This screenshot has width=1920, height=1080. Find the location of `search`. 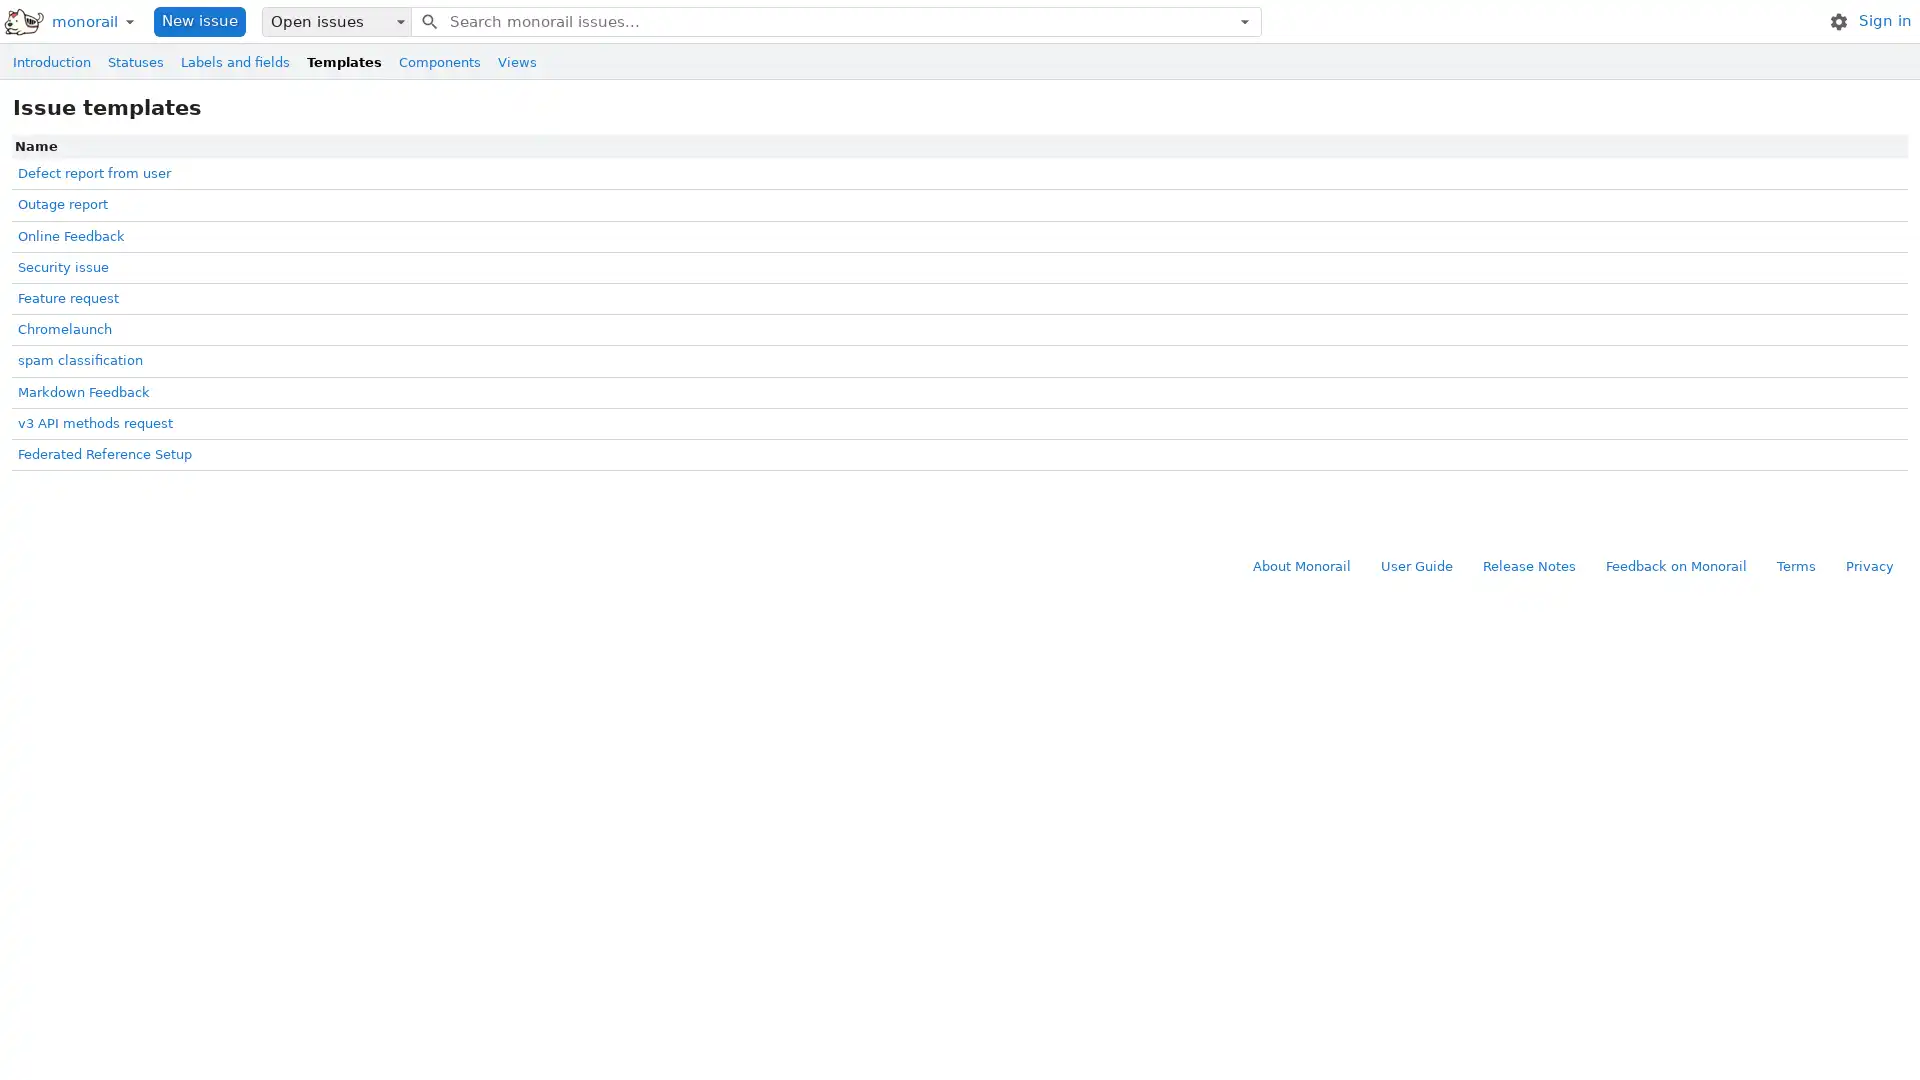

search is located at coordinates (427, 20).